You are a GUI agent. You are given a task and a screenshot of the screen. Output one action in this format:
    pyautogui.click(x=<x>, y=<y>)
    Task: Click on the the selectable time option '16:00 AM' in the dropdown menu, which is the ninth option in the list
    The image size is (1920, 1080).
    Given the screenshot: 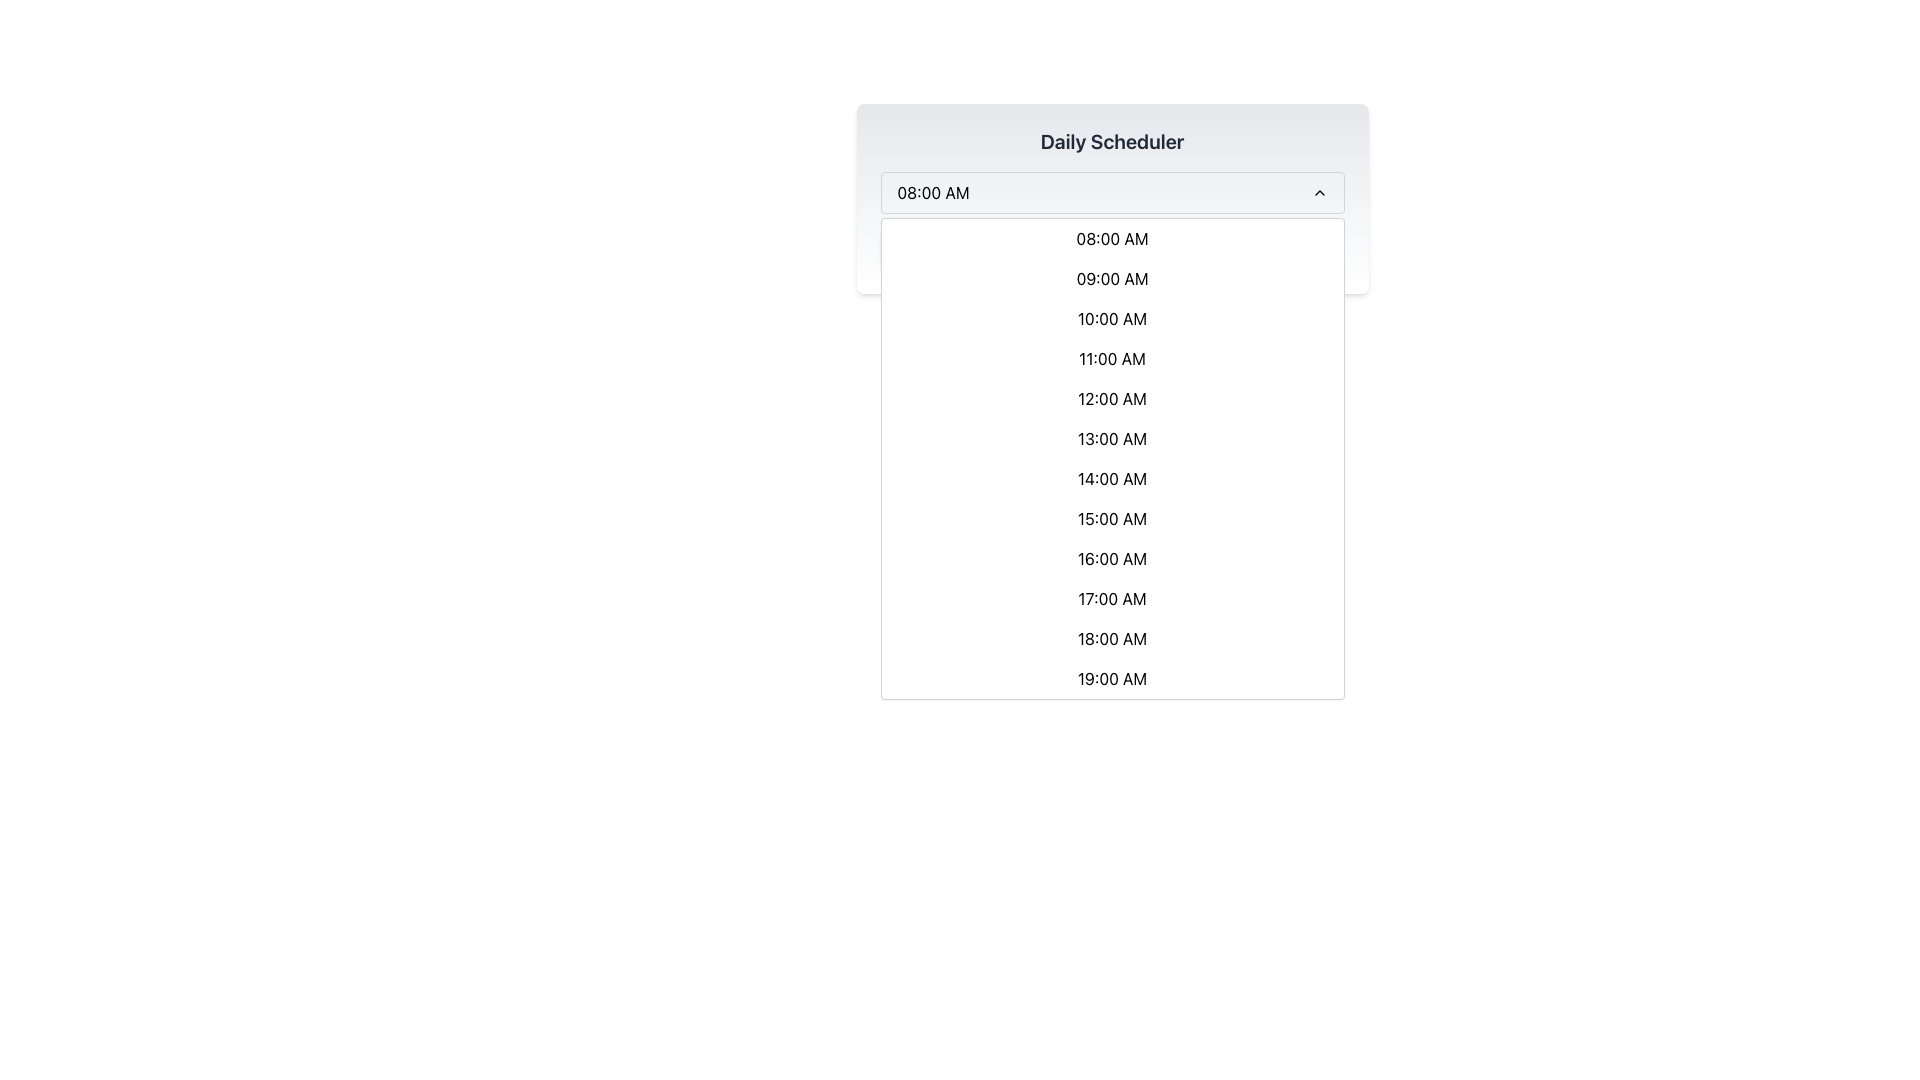 What is the action you would take?
    pyautogui.click(x=1111, y=559)
    